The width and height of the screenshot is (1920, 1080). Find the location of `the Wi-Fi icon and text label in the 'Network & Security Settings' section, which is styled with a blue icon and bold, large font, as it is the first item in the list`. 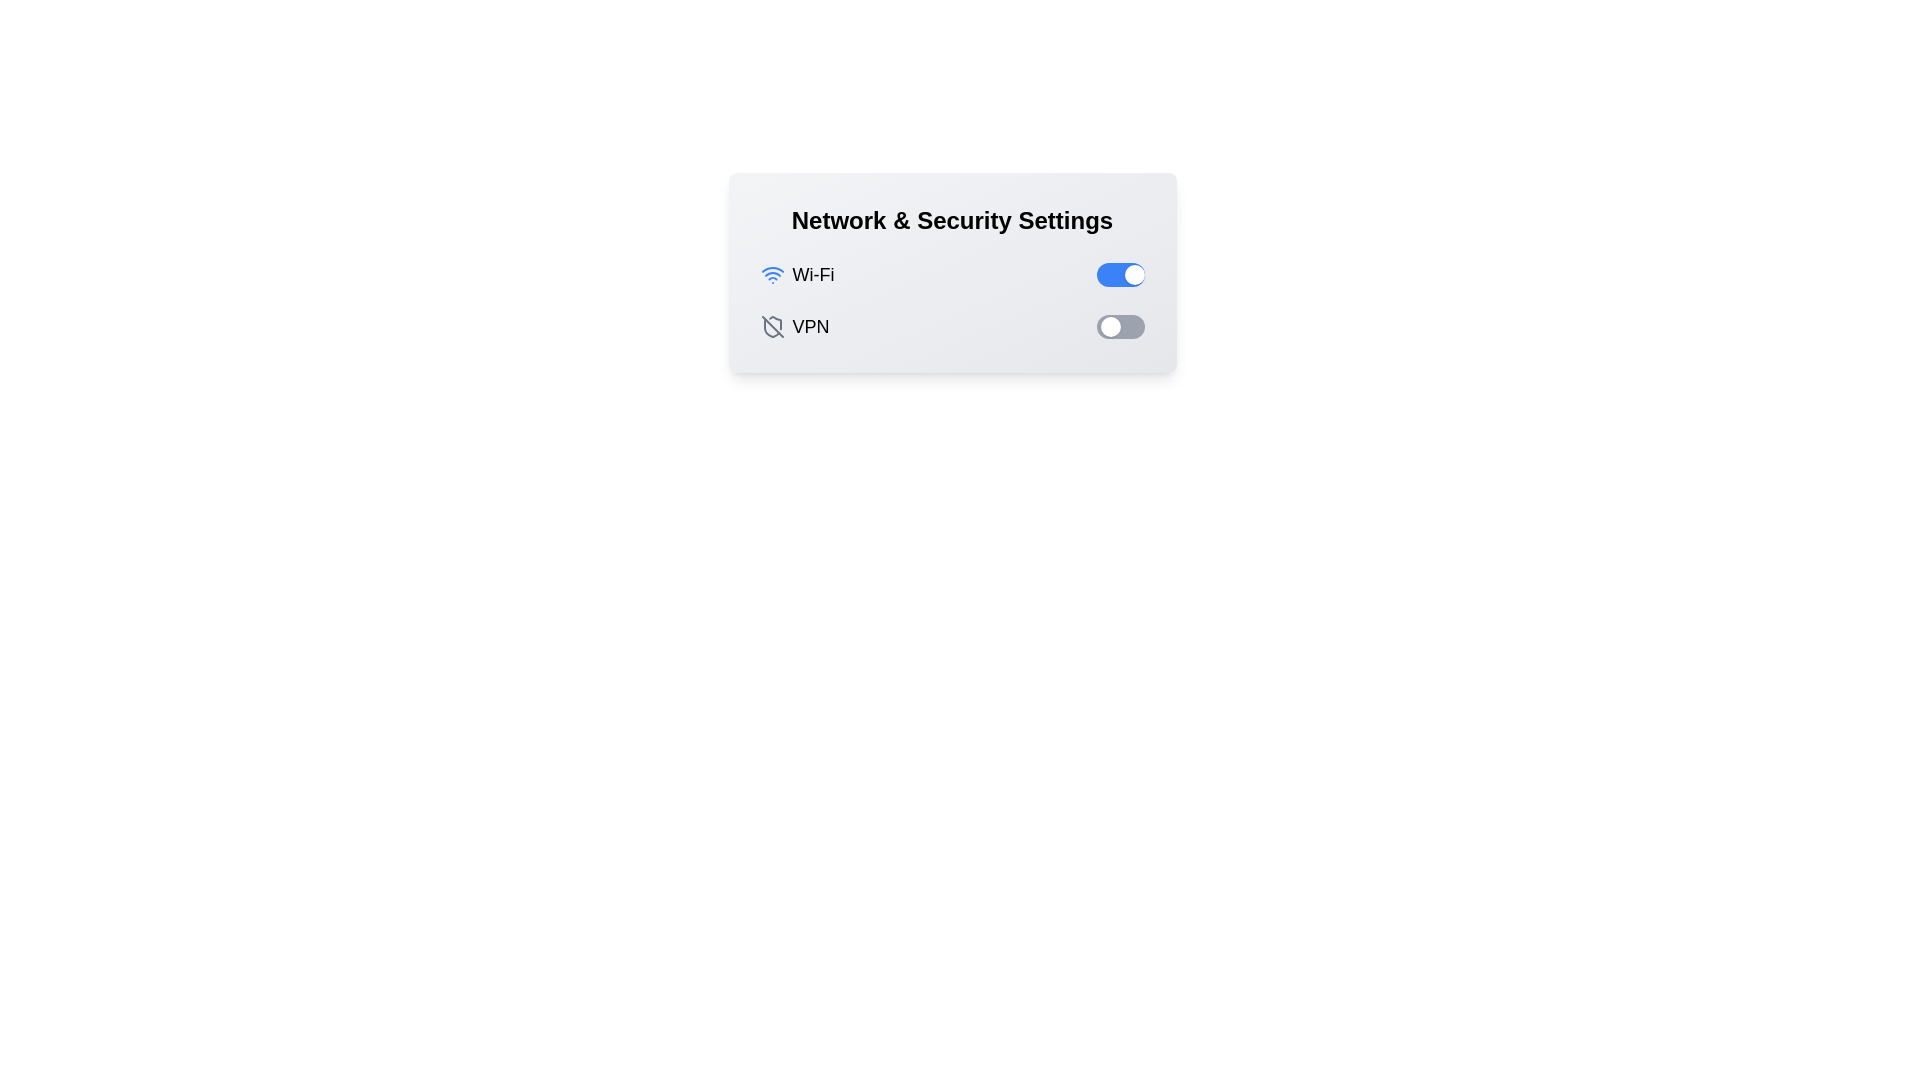

the Wi-Fi icon and text label in the 'Network & Security Settings' section, which is styled with a blue icon and bold, large font, as it is the first item in the list is located at coordinates (796, 274).